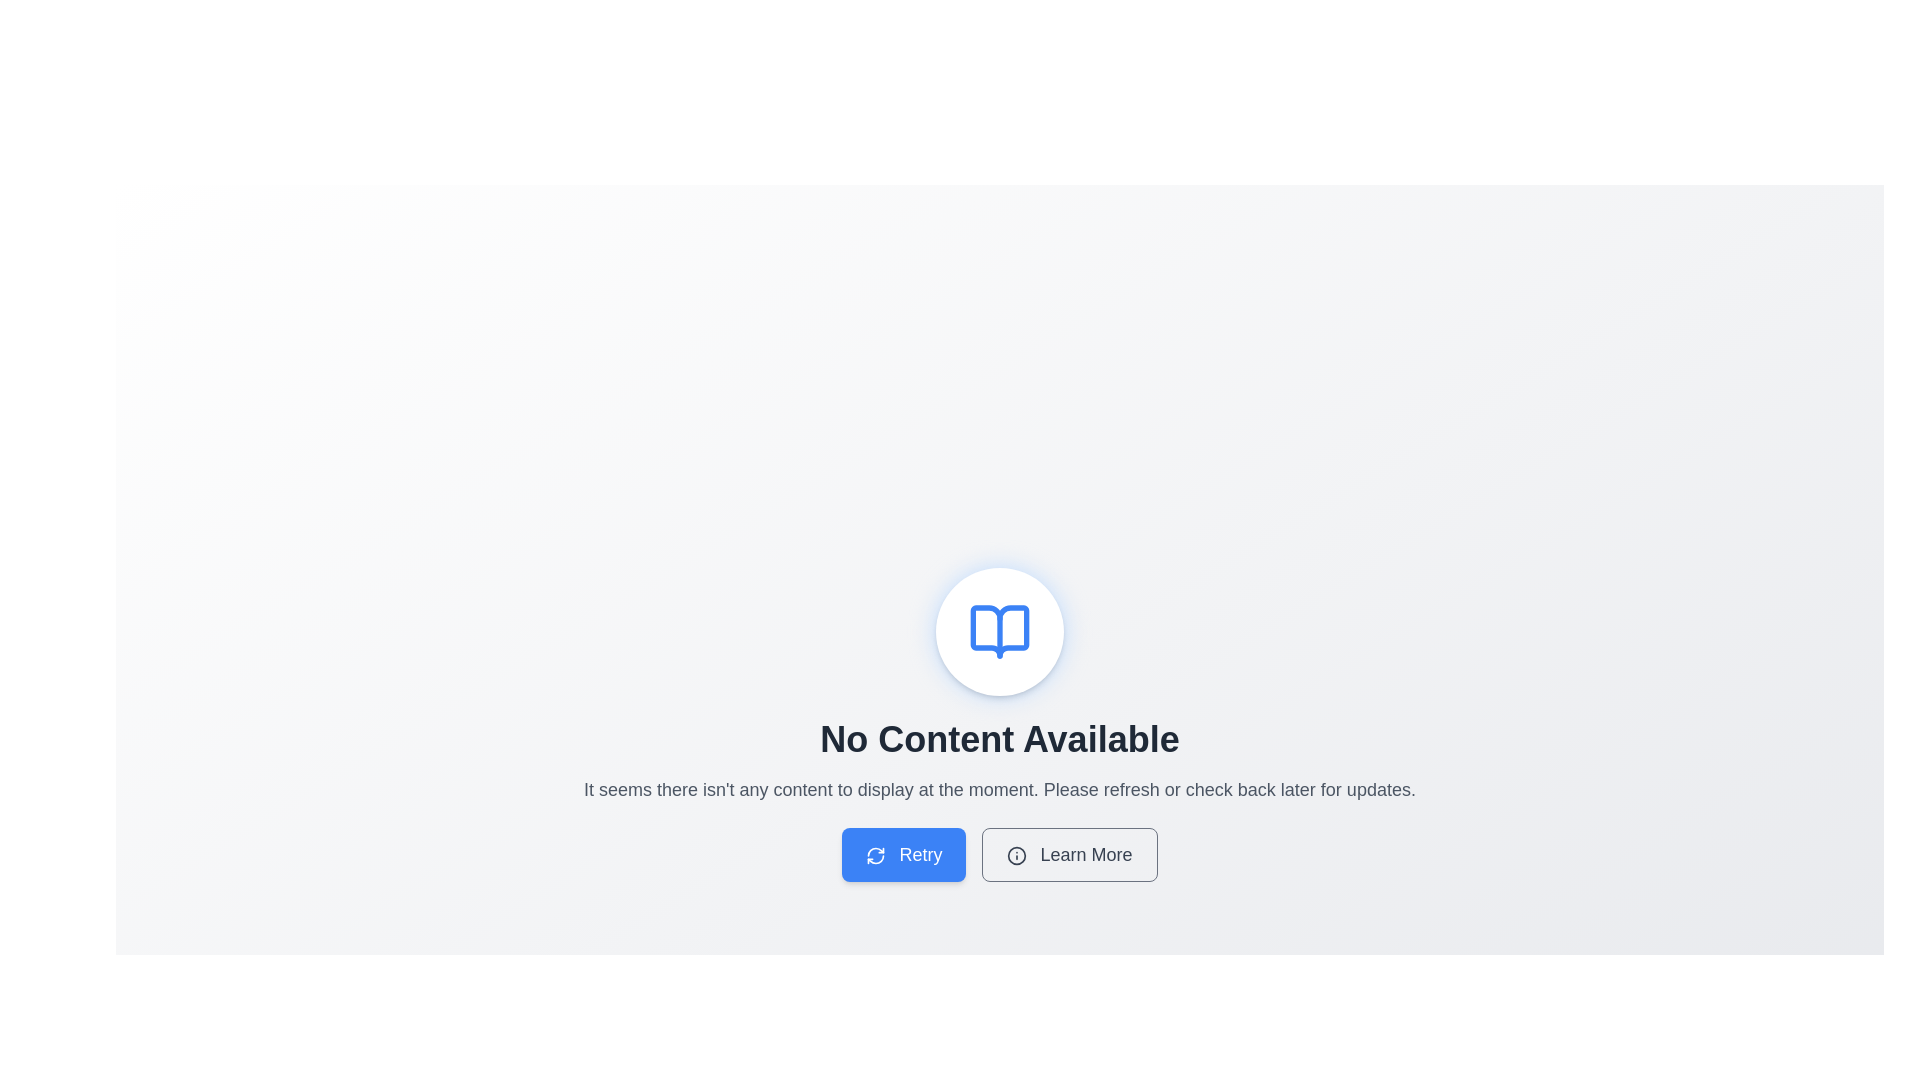 Image resolution: width=1920 pixels, height=1080 pixels. Describe the element at coordinates (999, 632) in the screenshot. I see `the blue icon resembling an open book, which is centrally located below the text 'No Content Available'` at that location.